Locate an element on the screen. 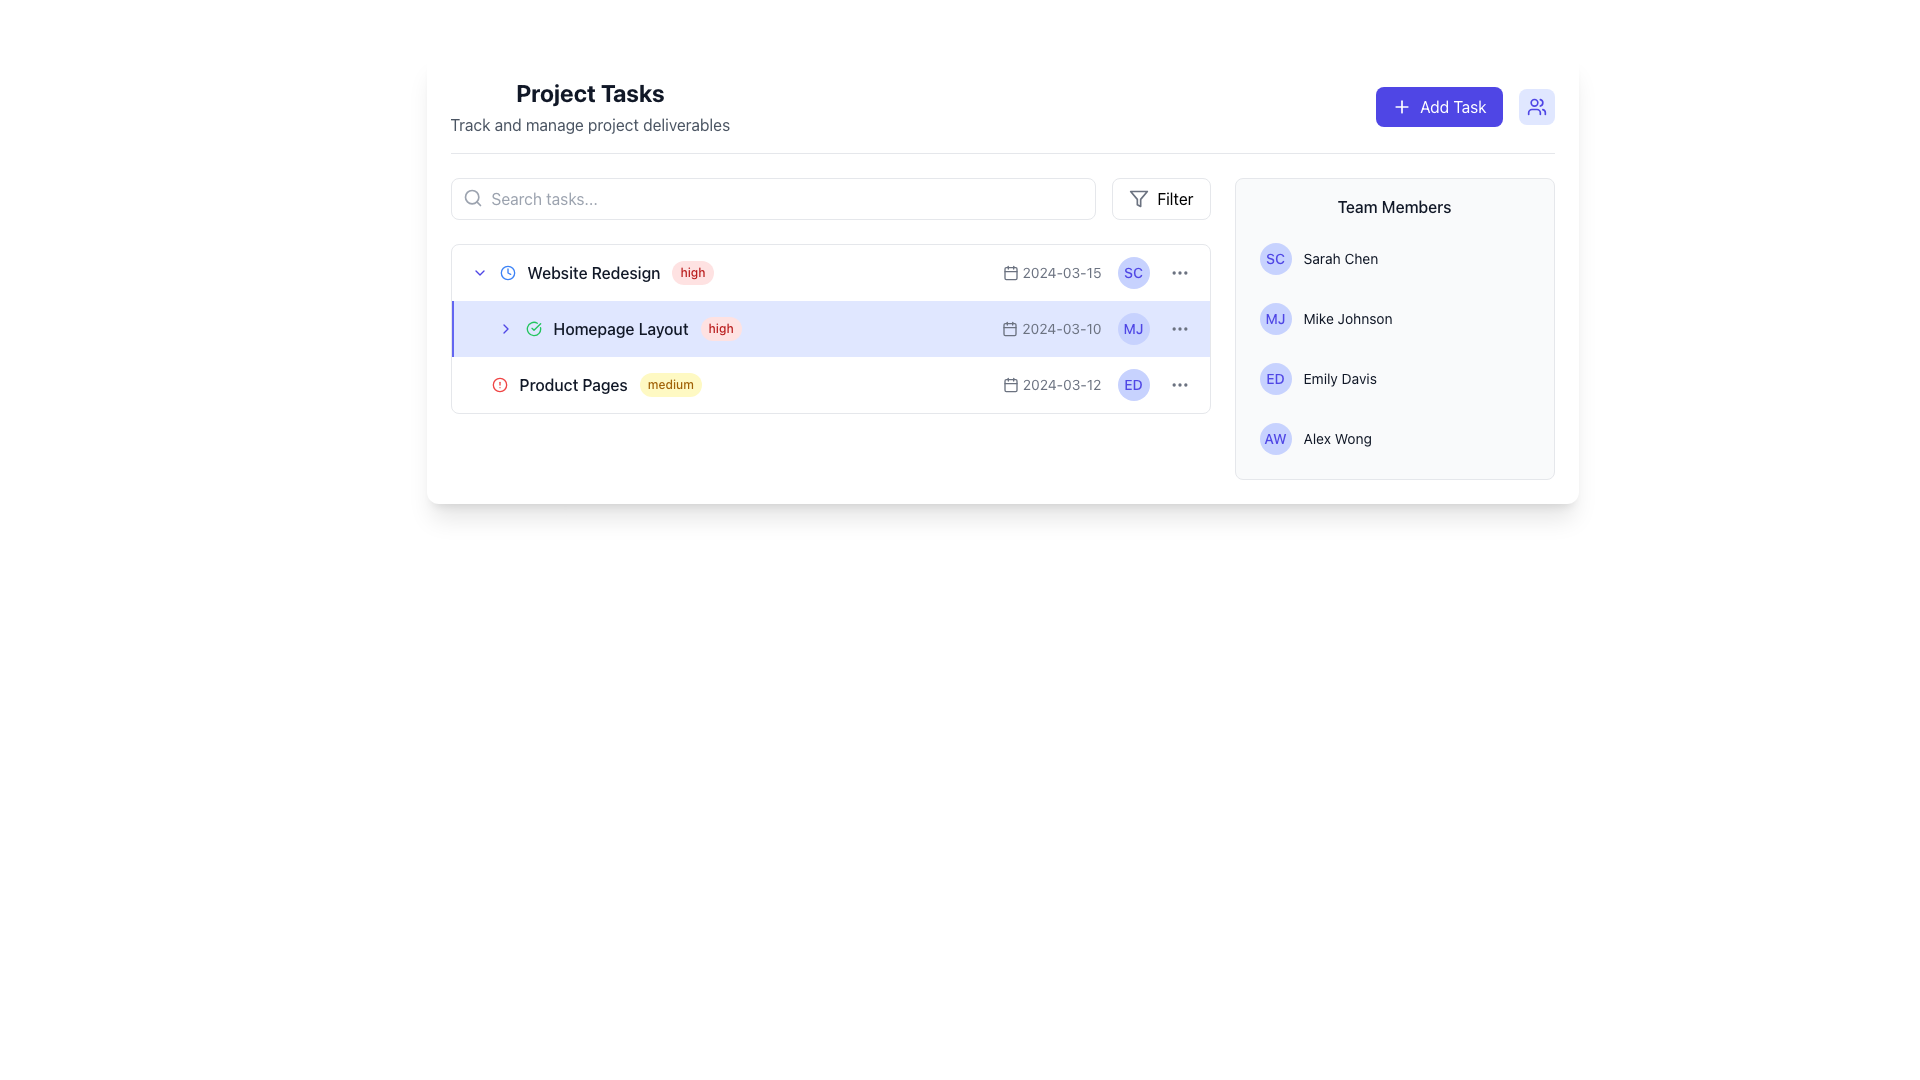  the due date text label for the task 'Website Redesign', which is the first element in its grouping next to a calendar icon to interact with it is located at coordinates (1050, 273).